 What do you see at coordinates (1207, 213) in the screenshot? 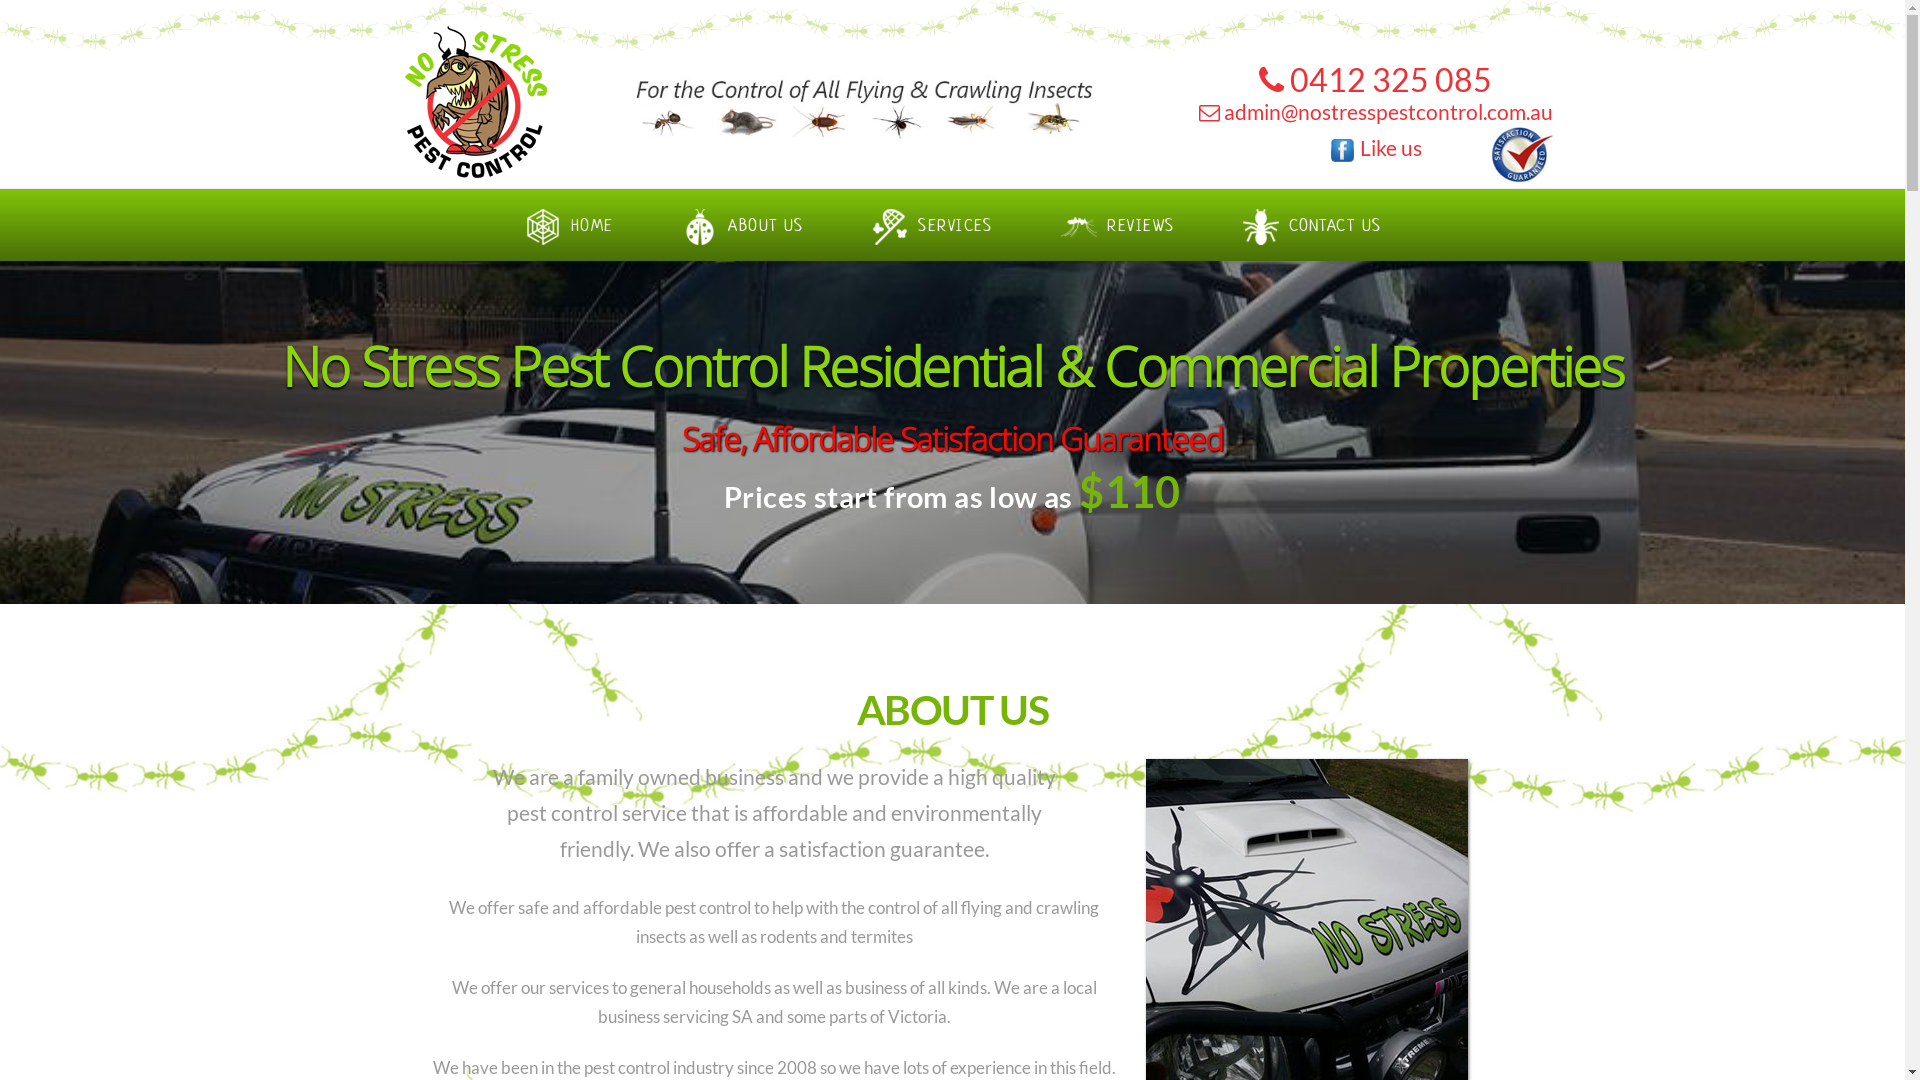
I see `'CONTACT US'` at bounding box center [1207, 213].